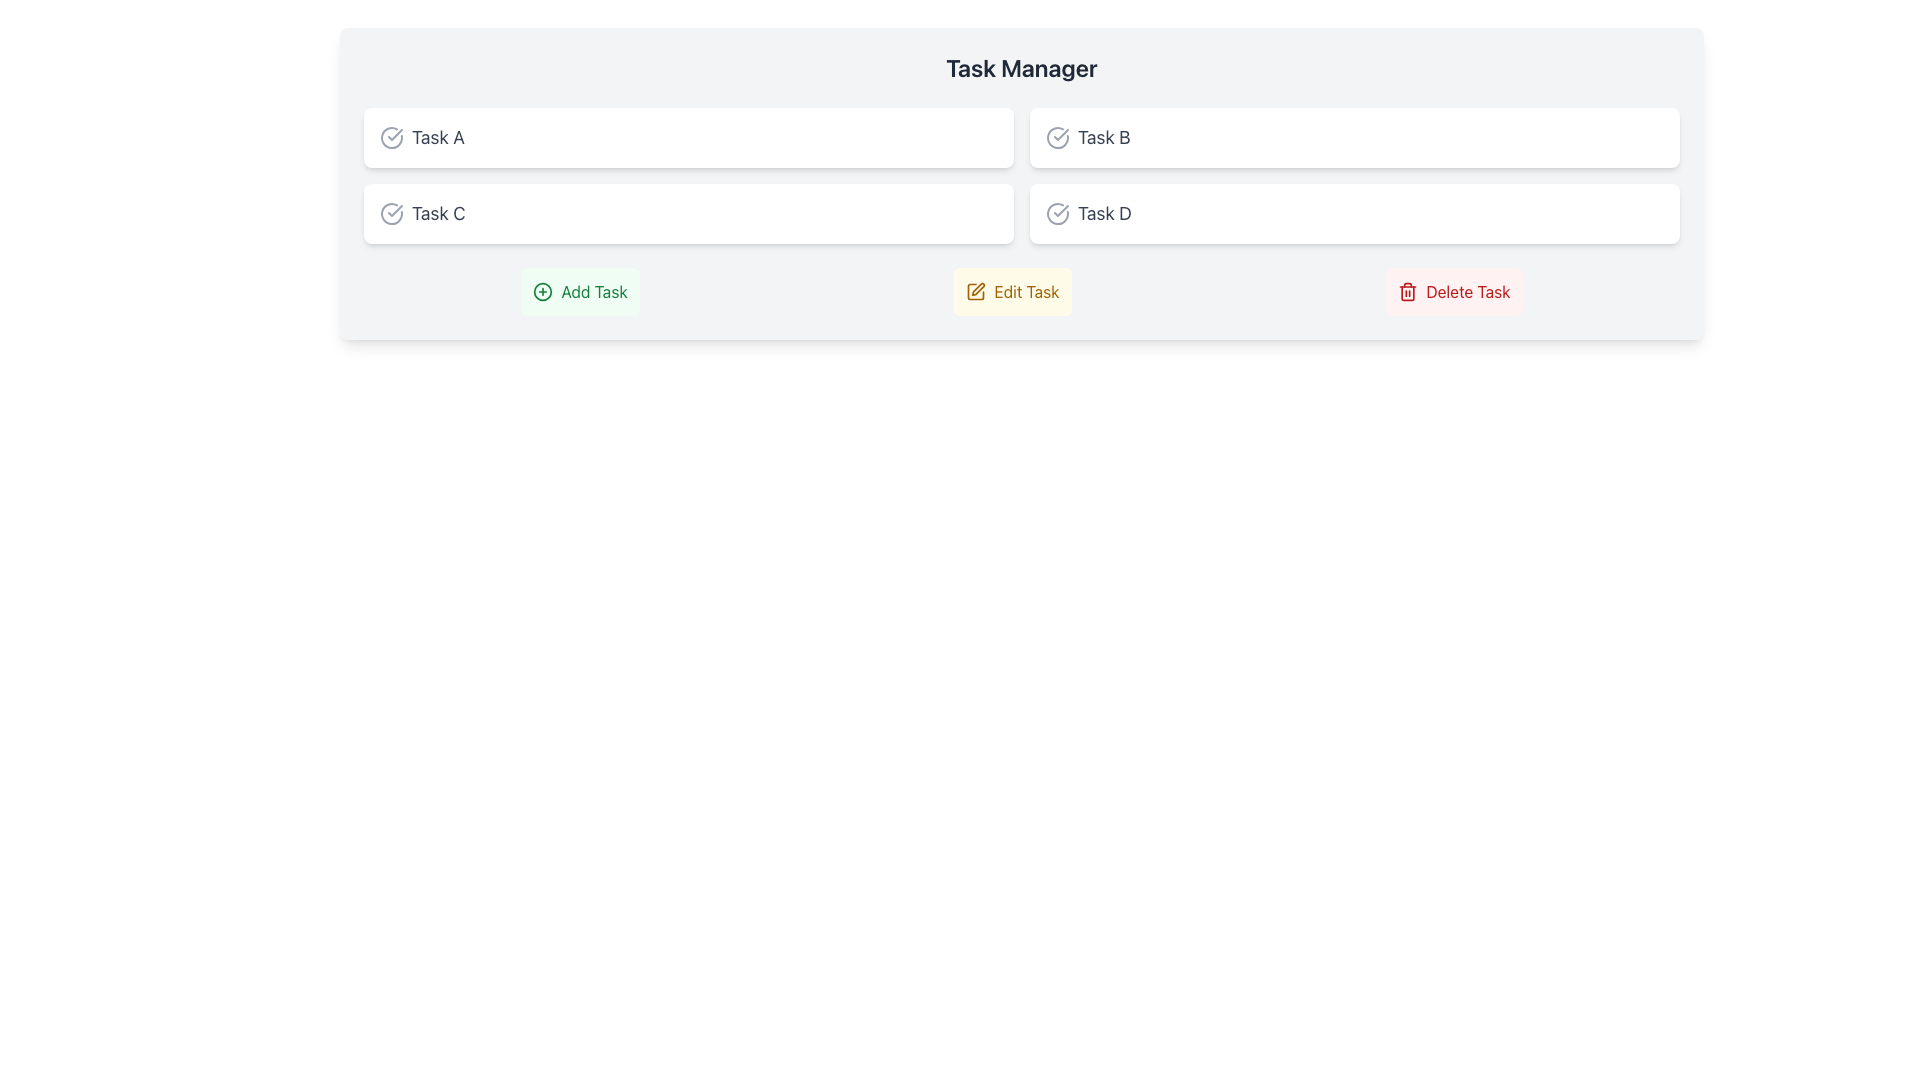  What do you see at coordinates (1468, 292) in the screenshot?
I see `the red 'Delete Task' text label within the button interface` at bounding box center [1468, 292].